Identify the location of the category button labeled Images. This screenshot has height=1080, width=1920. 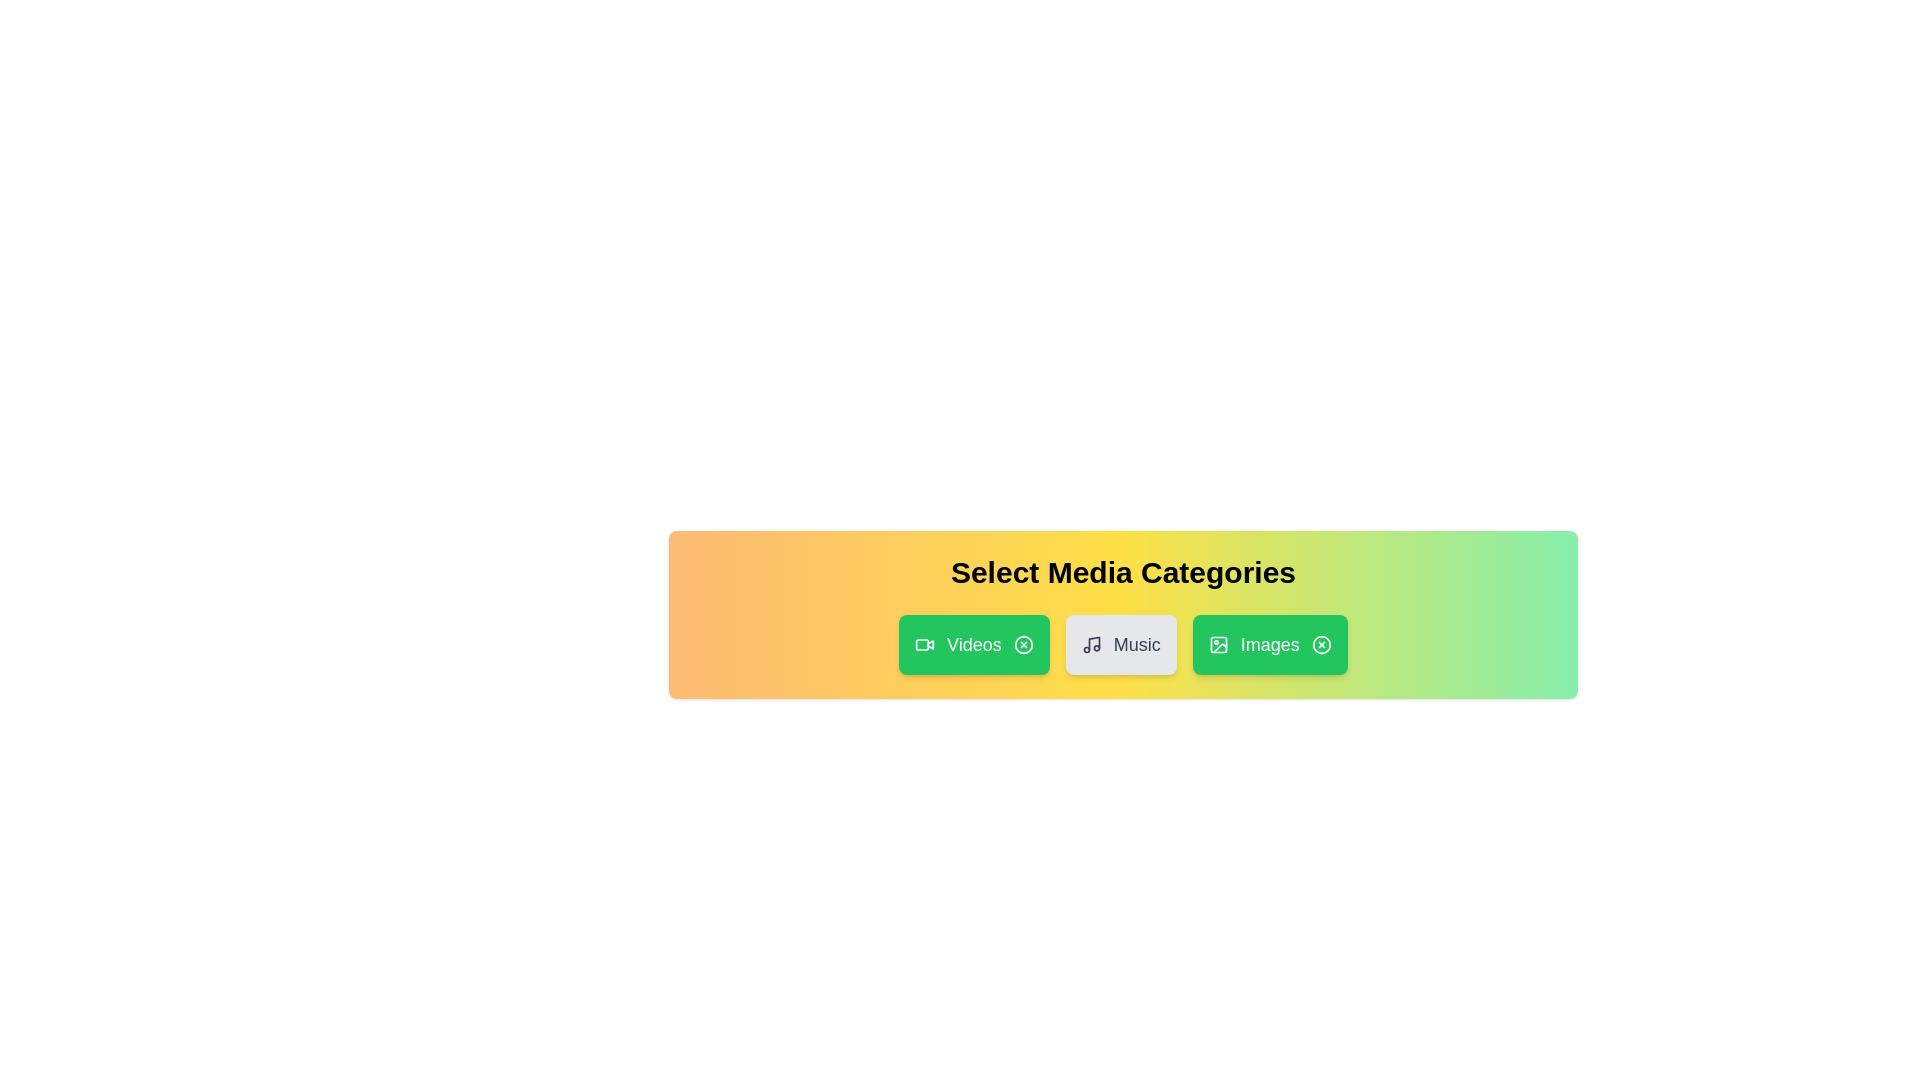
(1269, 644).